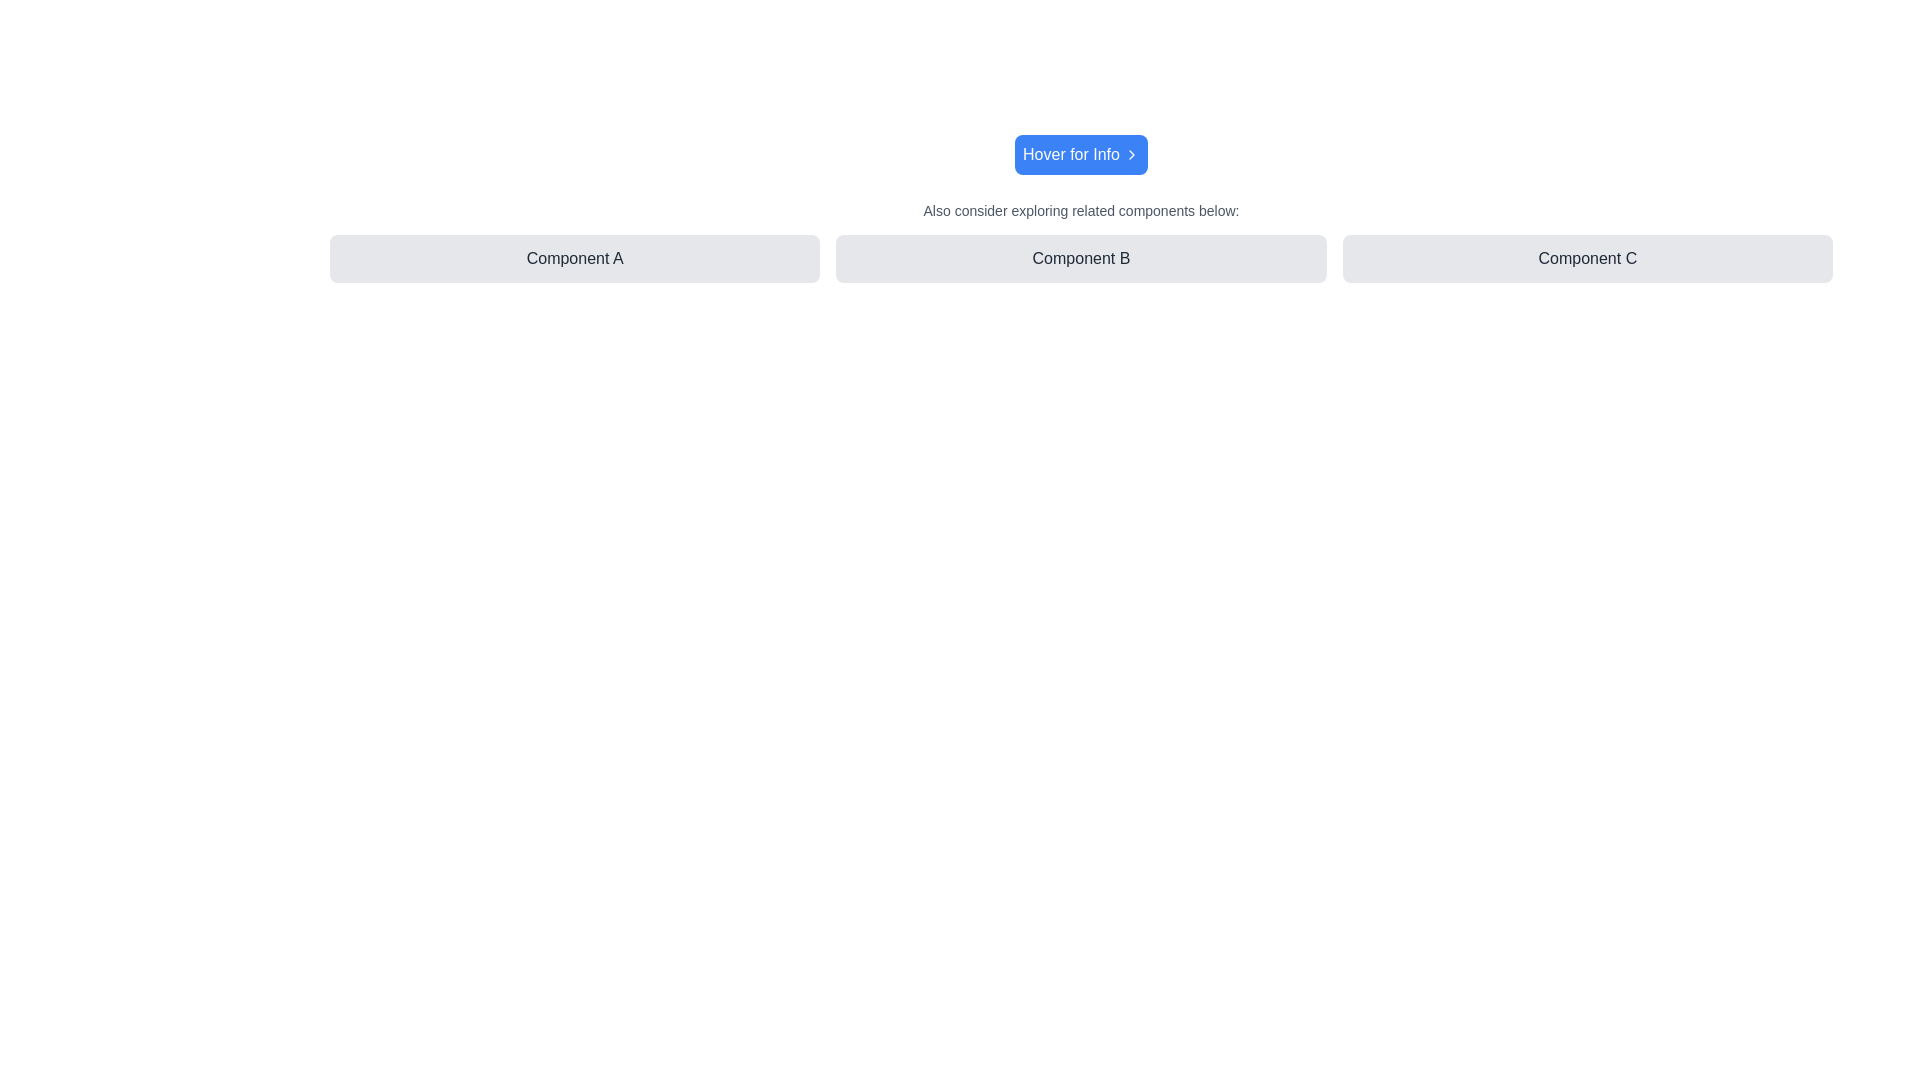 The width and height of the screenshot is (1920, 1080). What do you see at coordinates (1080, 257) in the screenshot?
I see `the interactive button labeled 'Component B' to change its appearance` at bounding box center [1080, 257].